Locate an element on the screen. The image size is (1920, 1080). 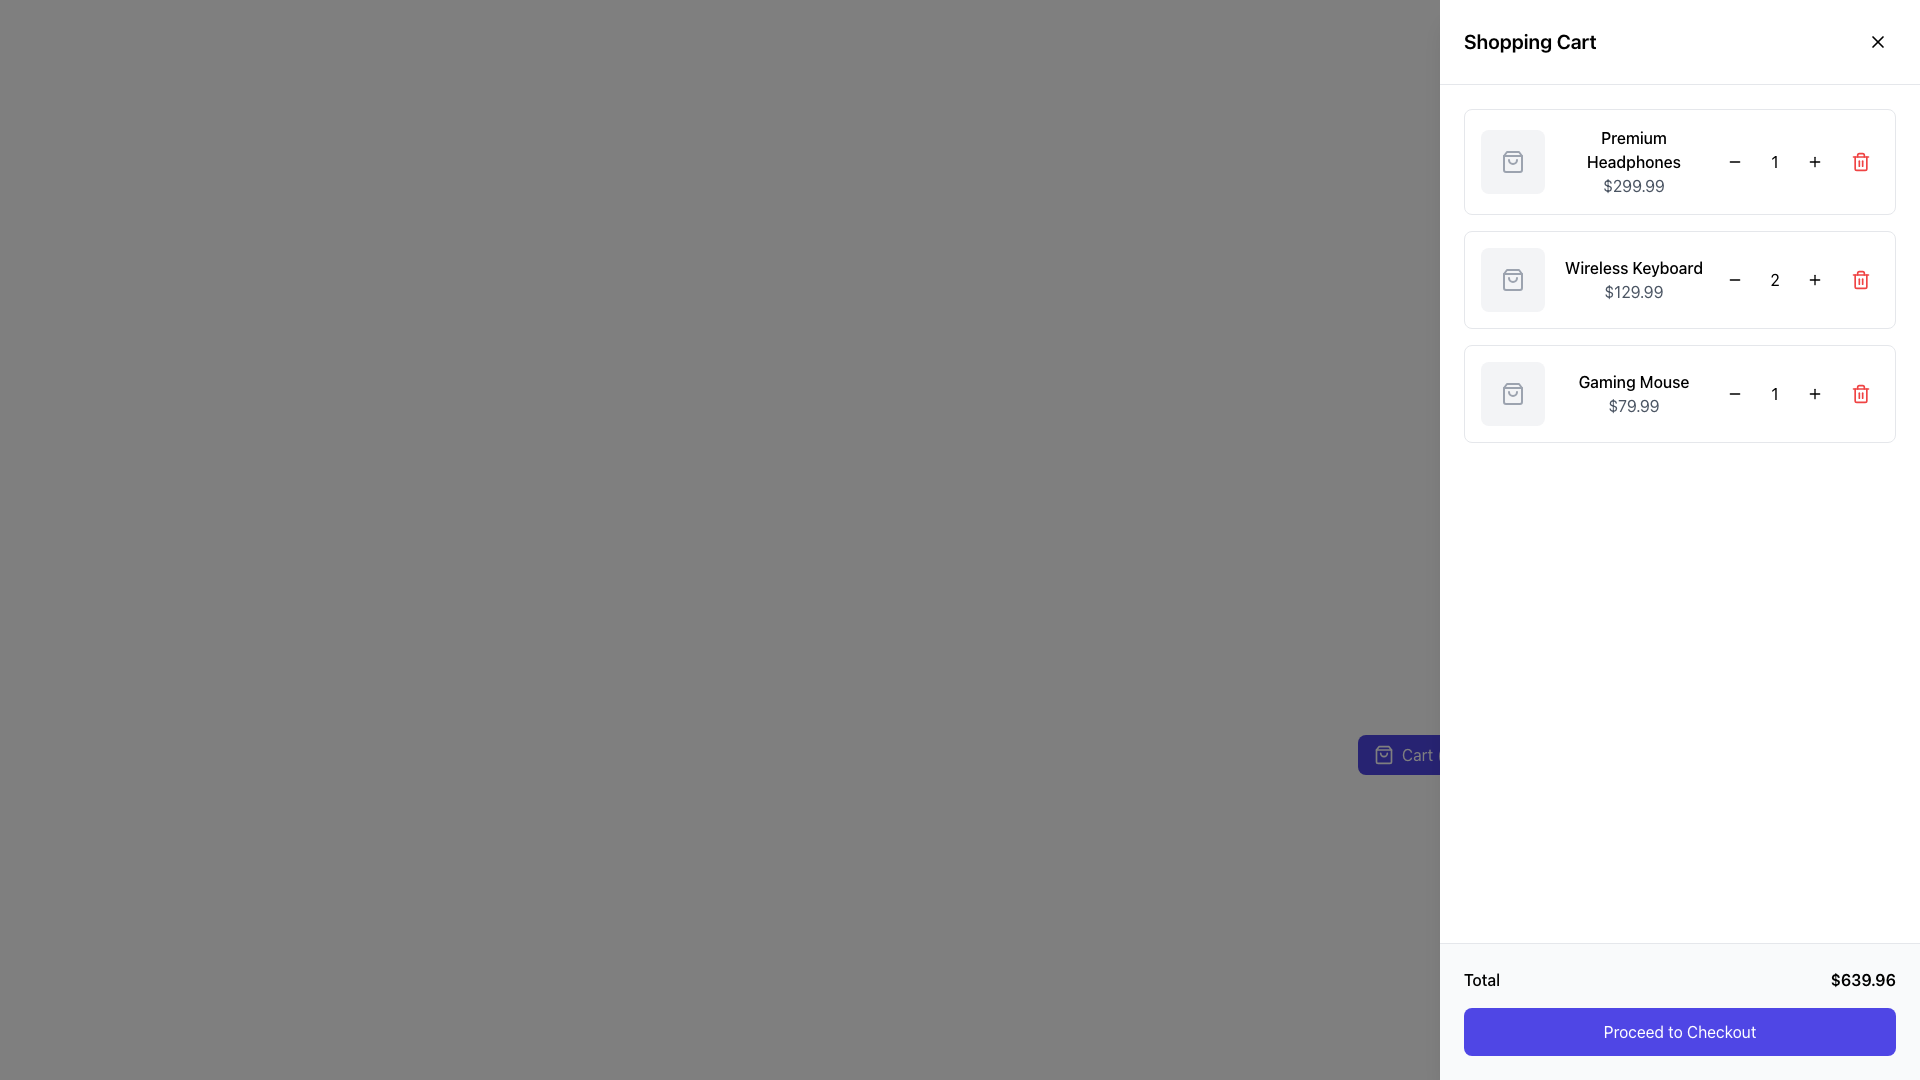
the icon button located in the shopping cart panel, positioned to the far right of each item entry is located at coordinates (1860, 161).